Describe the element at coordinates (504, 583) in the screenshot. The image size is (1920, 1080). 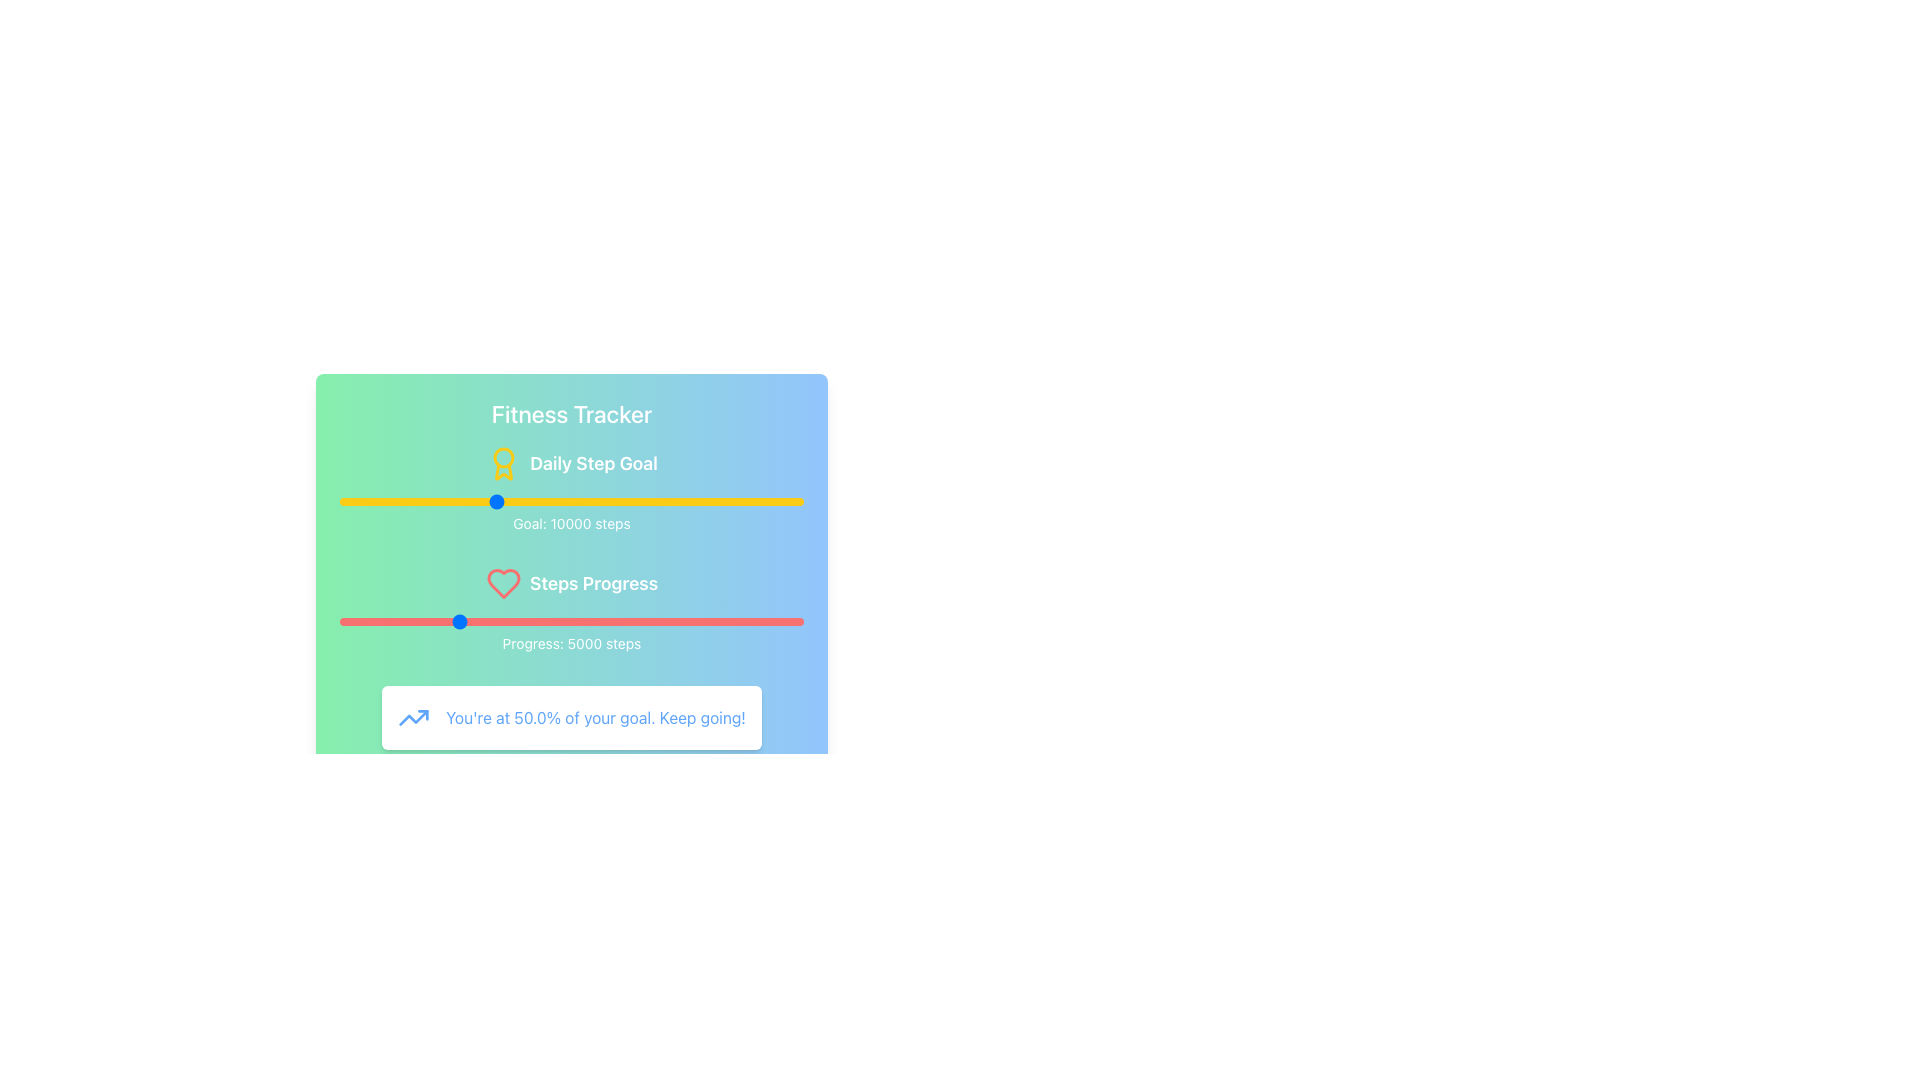
I see `the heart-shaped icon outlined in red, which is located to the left of the 'Steps Progress' text in the progress tracker interface` at that location.